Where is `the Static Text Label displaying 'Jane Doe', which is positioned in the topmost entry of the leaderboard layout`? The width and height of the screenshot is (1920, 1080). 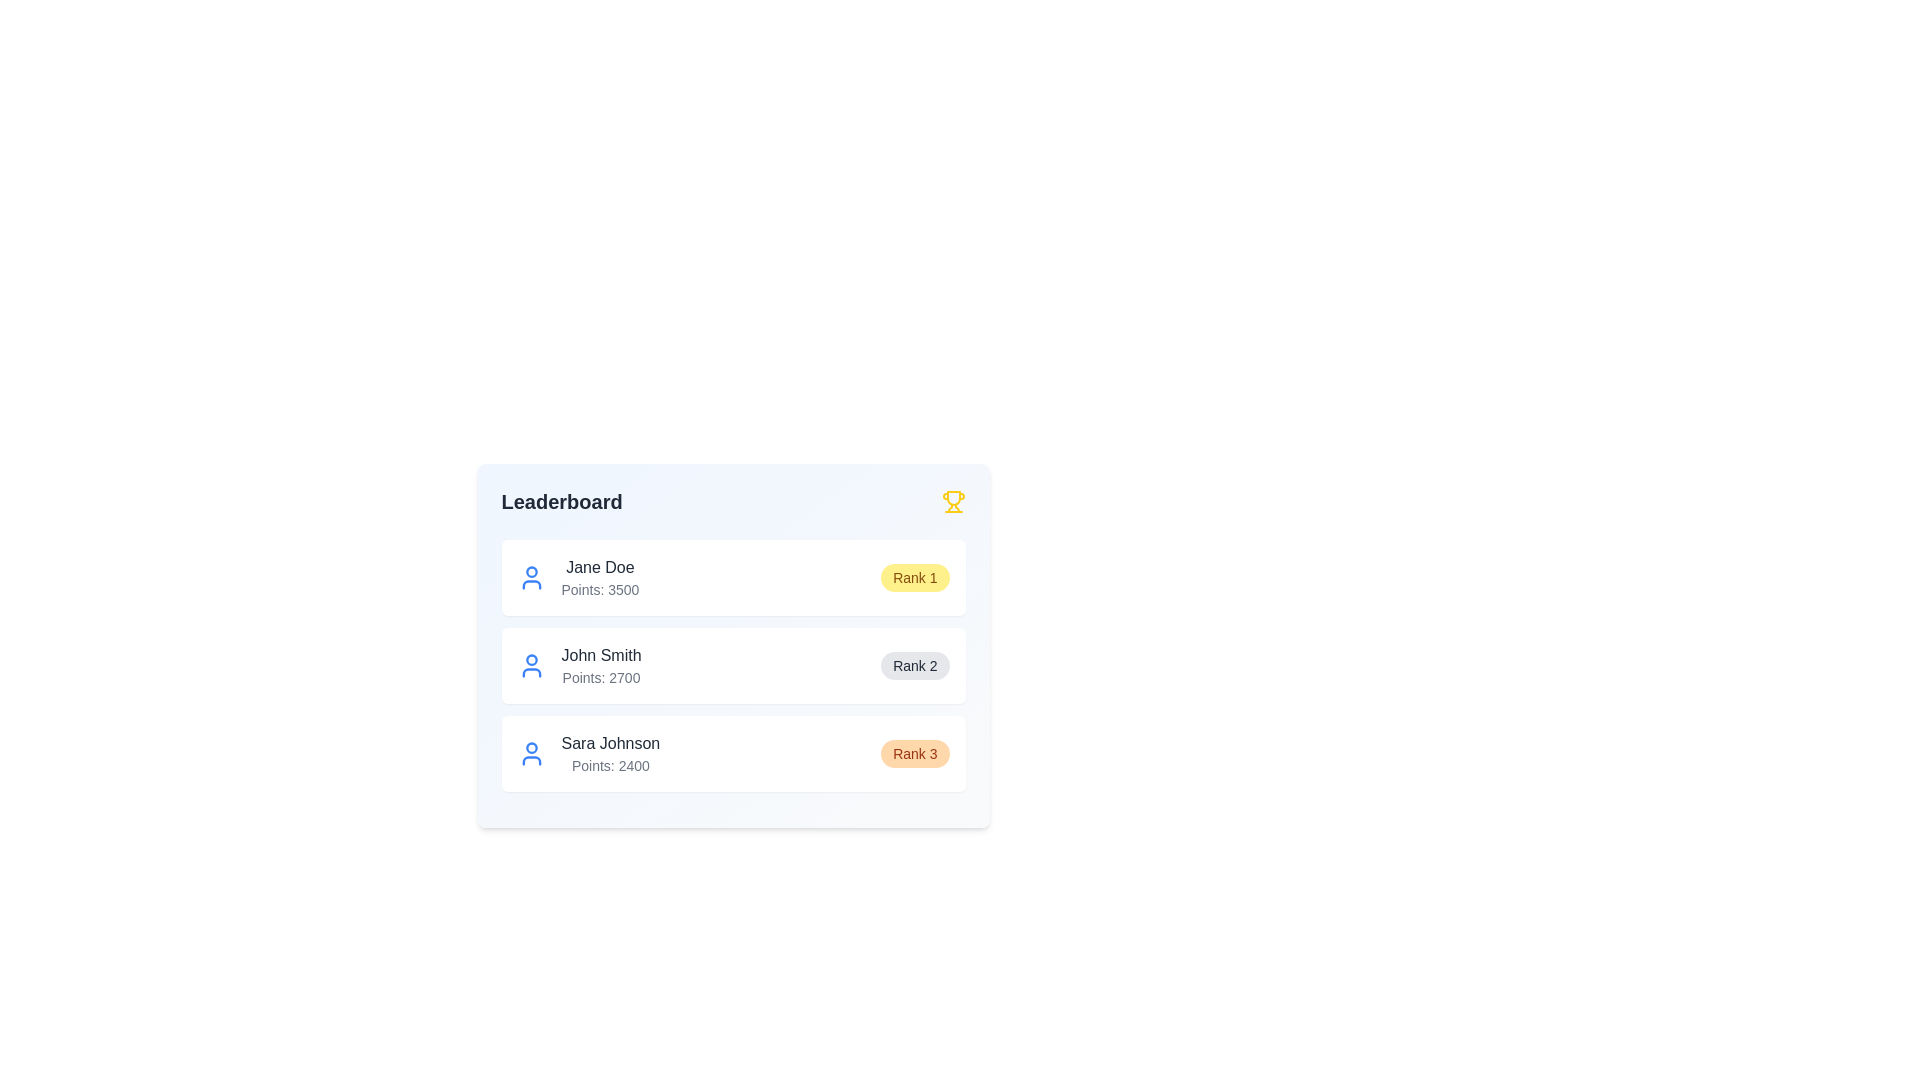 the Static Text Label displaying 'Jane Doe', which is positioned in the topmost entry of the leaderboard layout is located at coordinates (599, 567).